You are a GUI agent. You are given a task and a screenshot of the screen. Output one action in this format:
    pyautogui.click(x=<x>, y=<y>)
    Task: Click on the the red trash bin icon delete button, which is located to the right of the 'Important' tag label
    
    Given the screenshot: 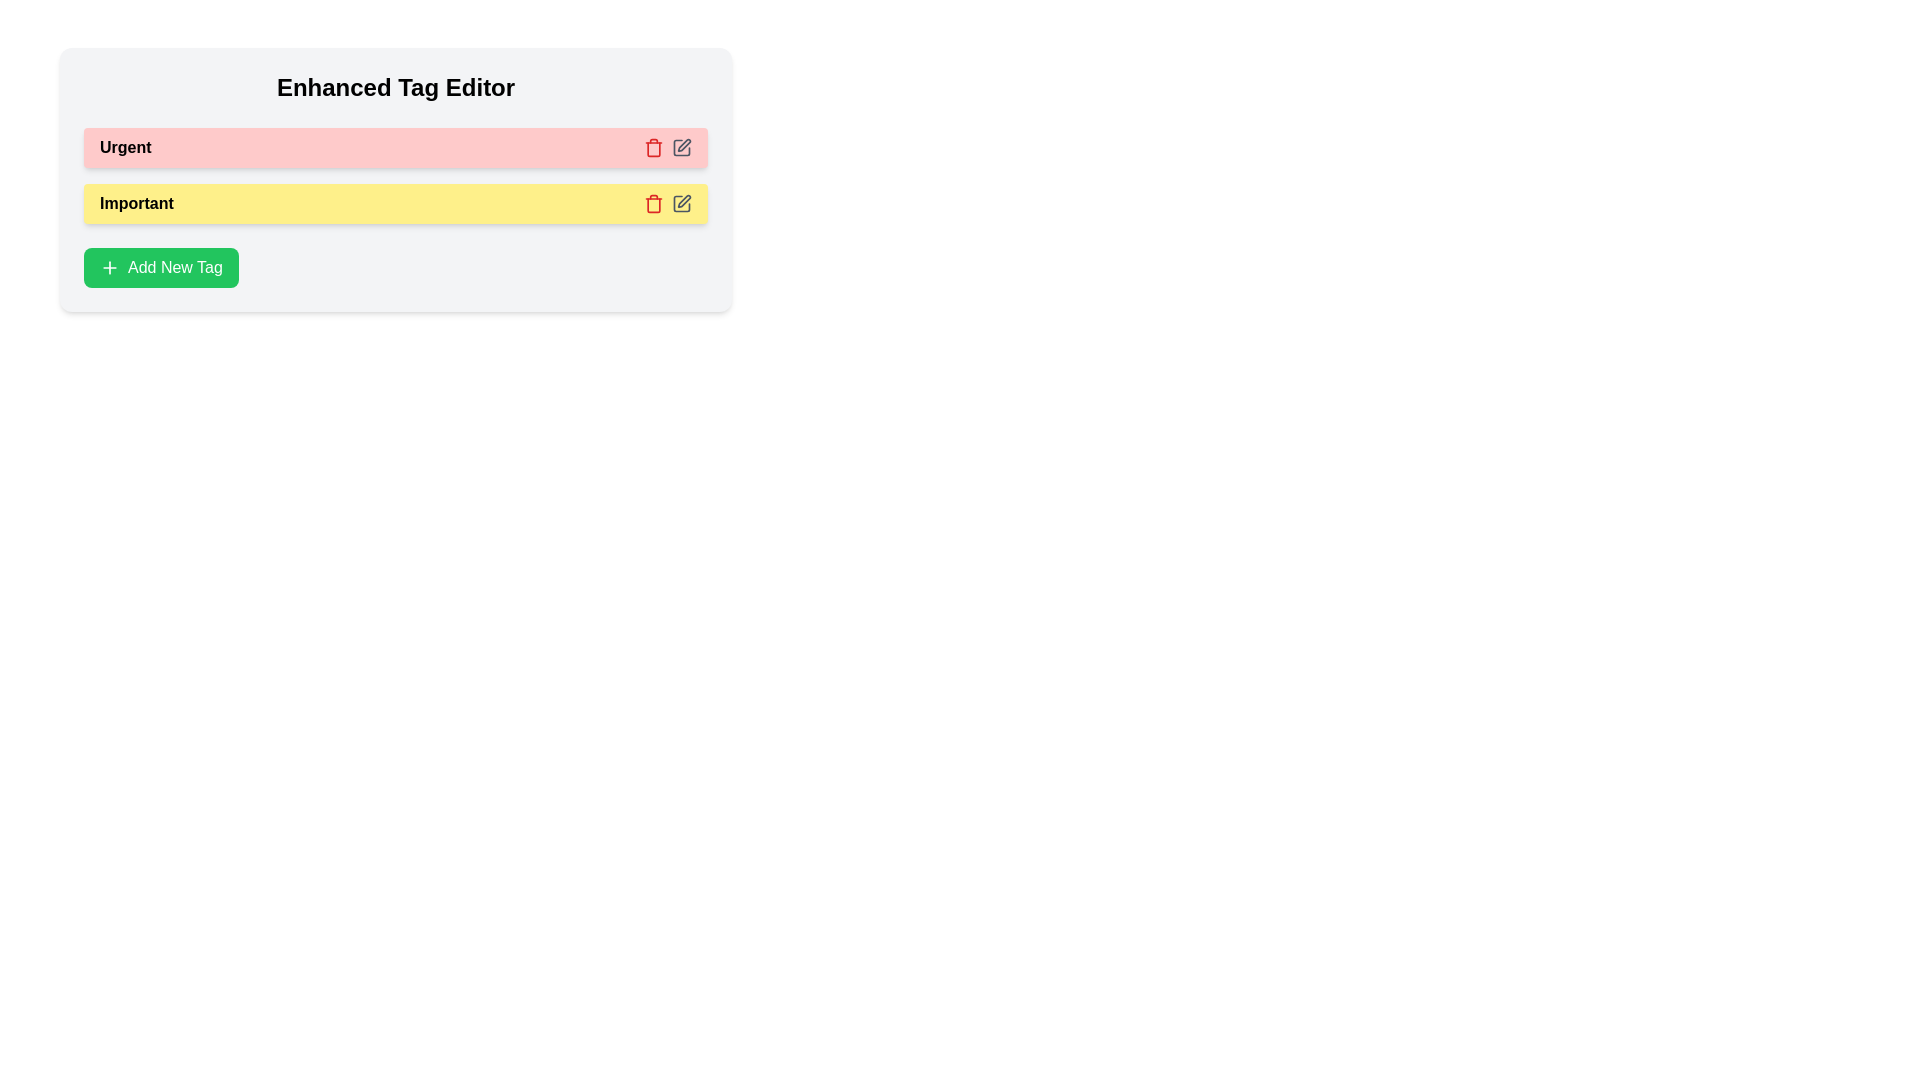 What is the action you would take?
    pyautogui.click(x=653, y=146)
    